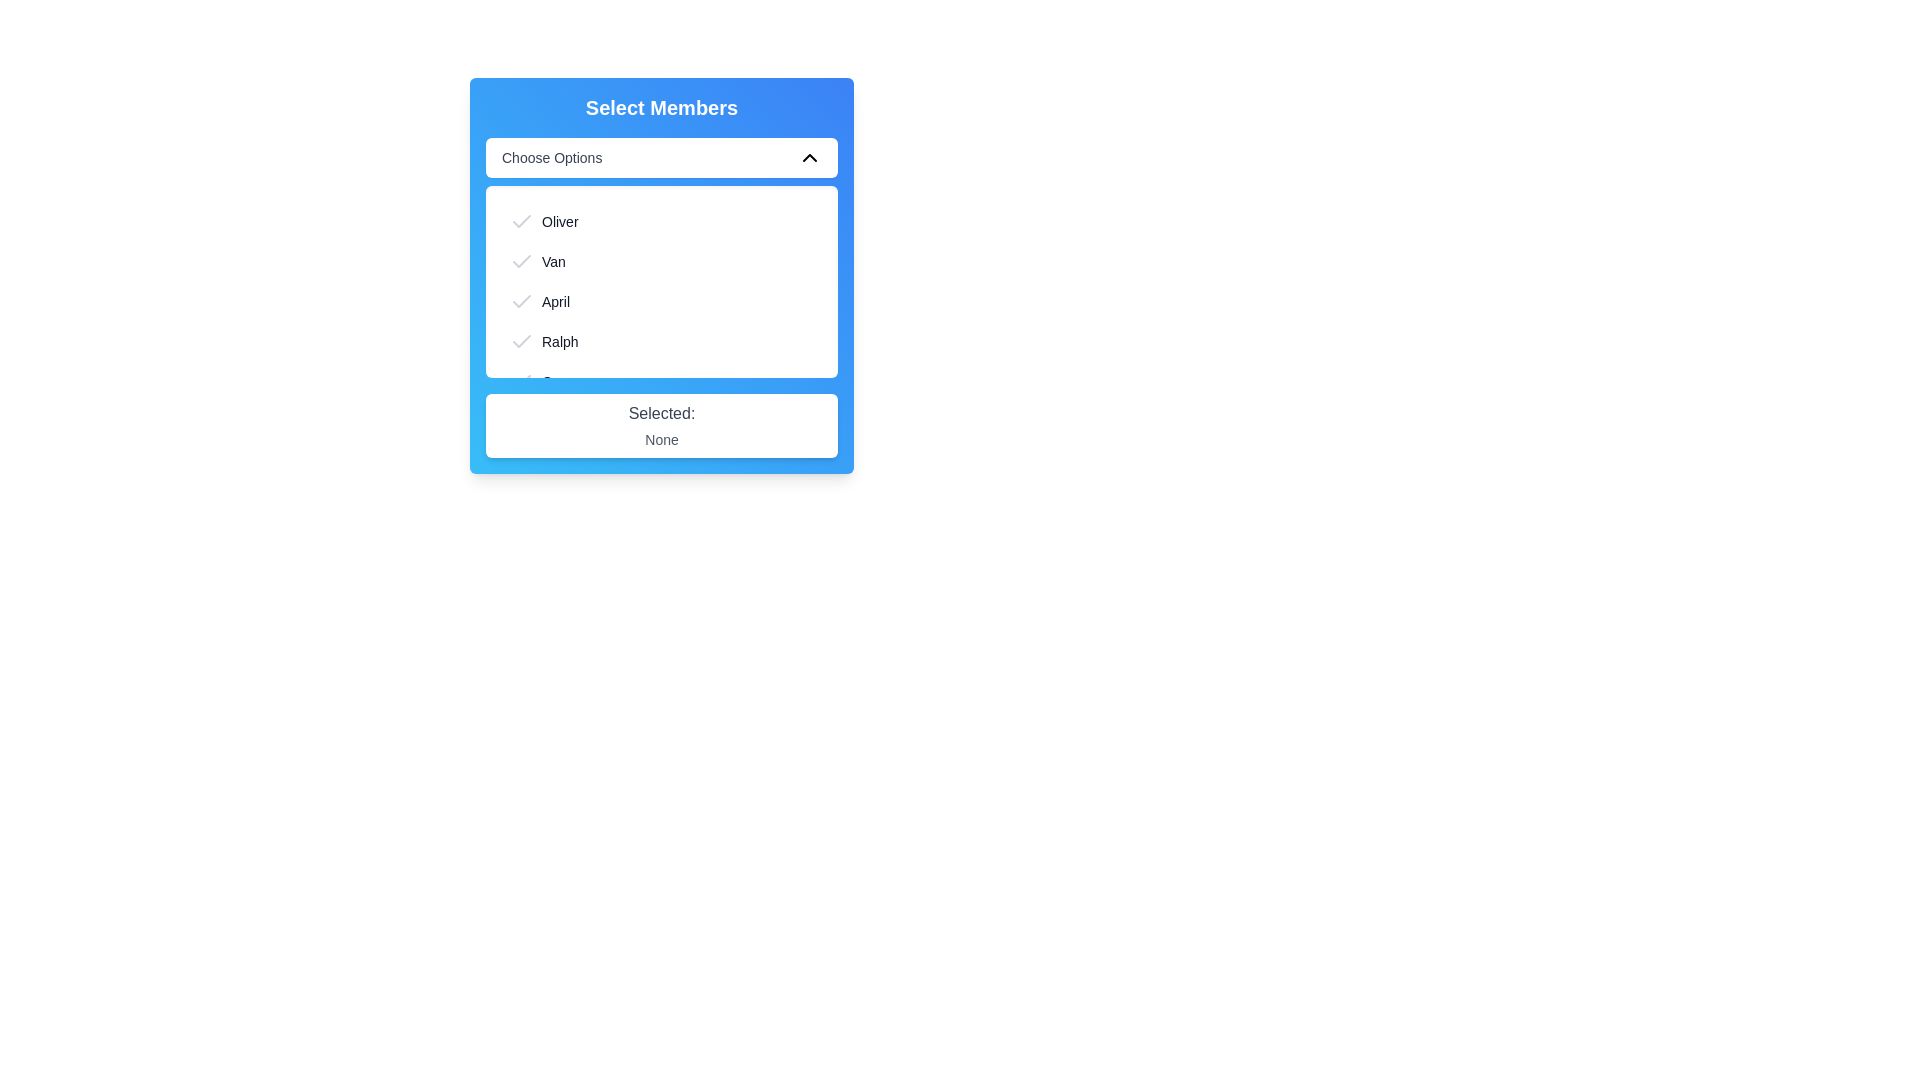 The width and height of the screenshot is (1920, 1080). Describe the element at coordinates (522, 301) in the screenshot. I see `the selection state represented by the checkmark icon next to the list item 'April' in the dropdown menu` at that location.